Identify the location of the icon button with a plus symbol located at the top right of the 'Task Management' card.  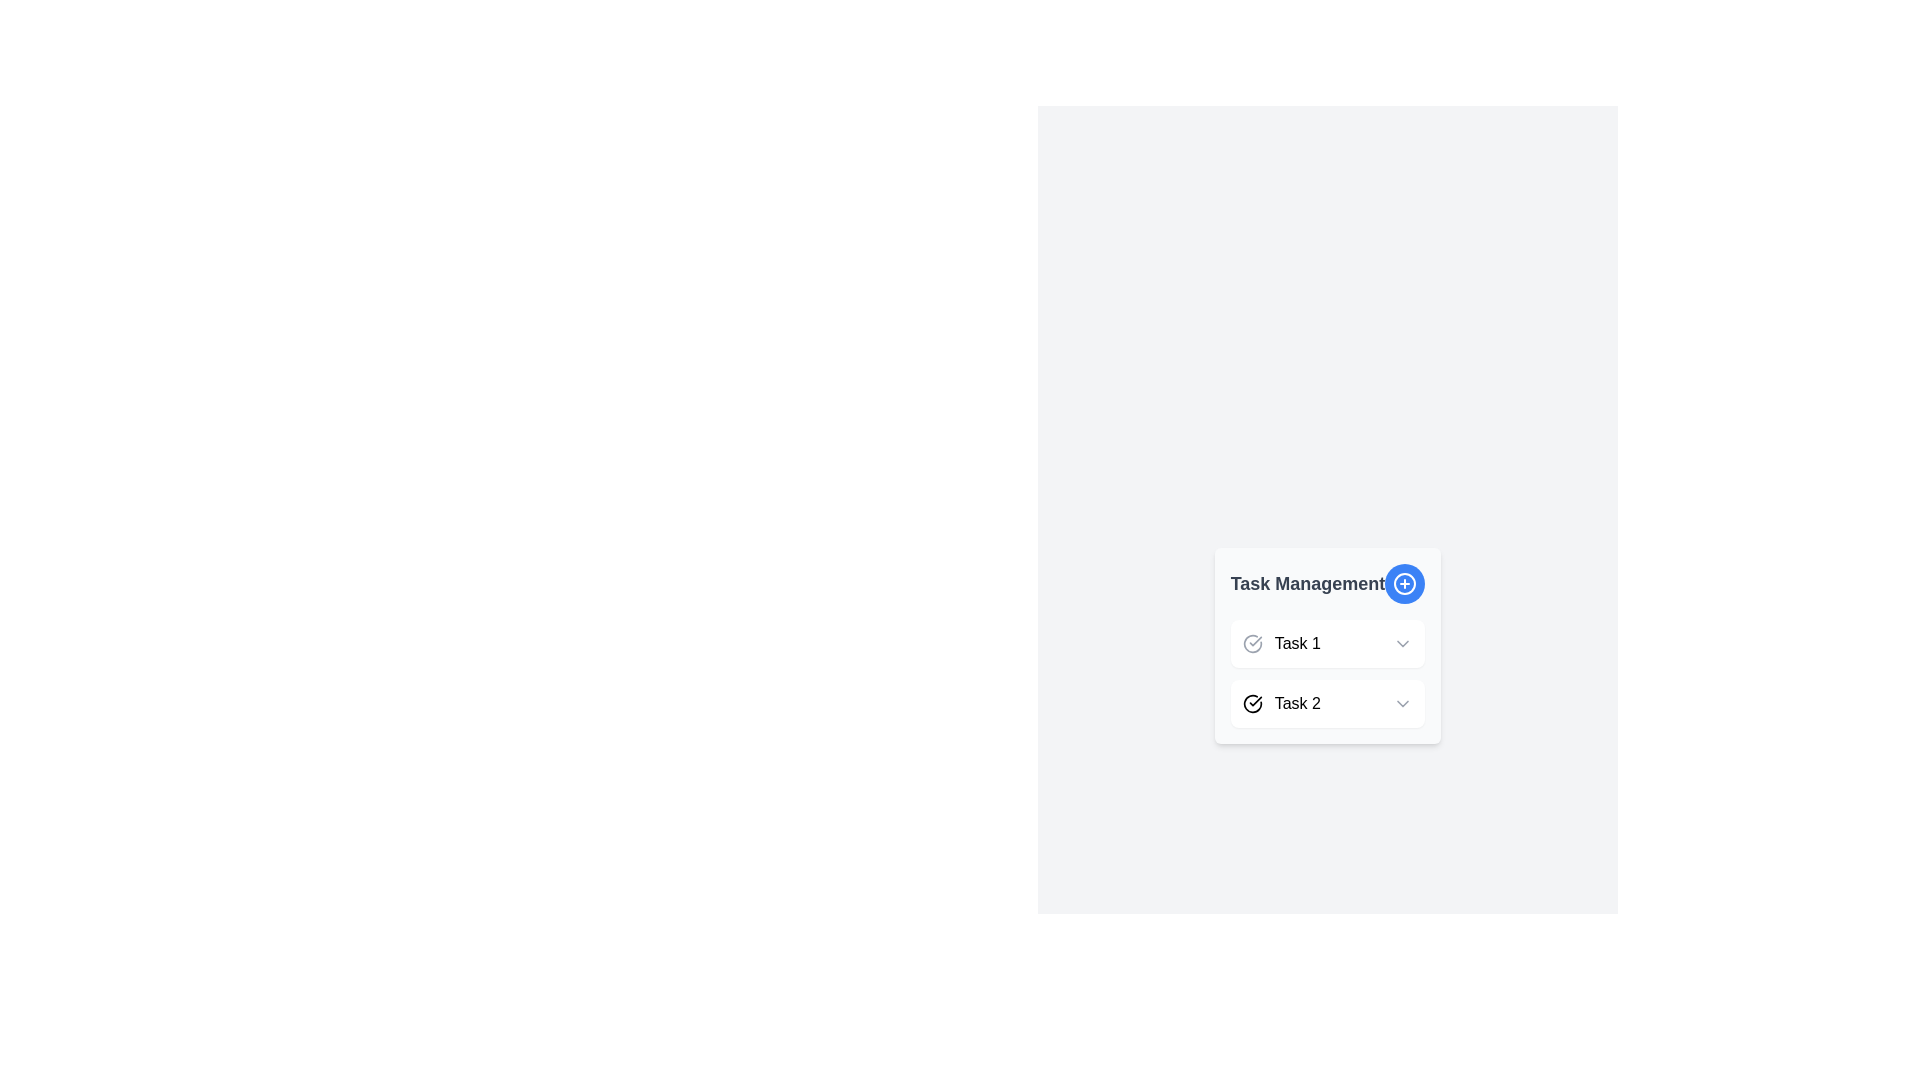
(1404, 583).